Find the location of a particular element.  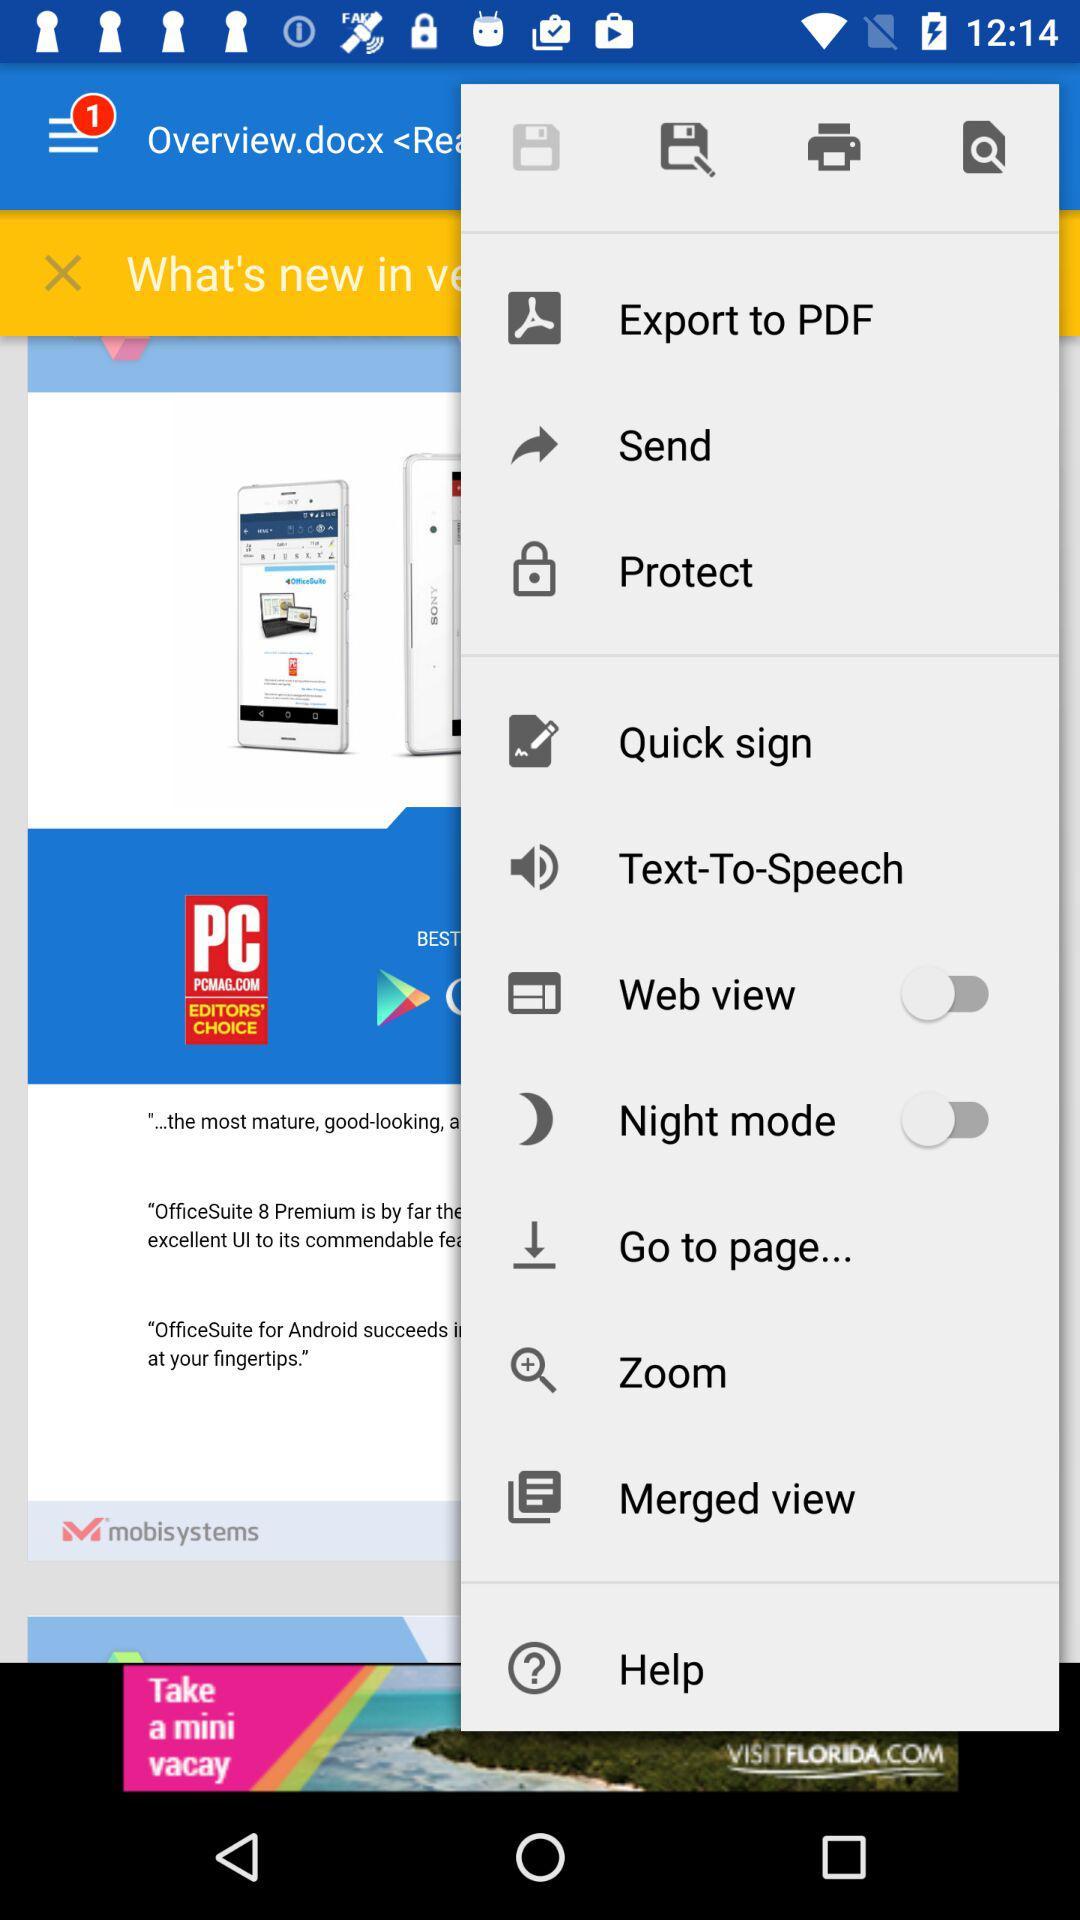

icon above night mode icon is located at coordinates (759, 993).